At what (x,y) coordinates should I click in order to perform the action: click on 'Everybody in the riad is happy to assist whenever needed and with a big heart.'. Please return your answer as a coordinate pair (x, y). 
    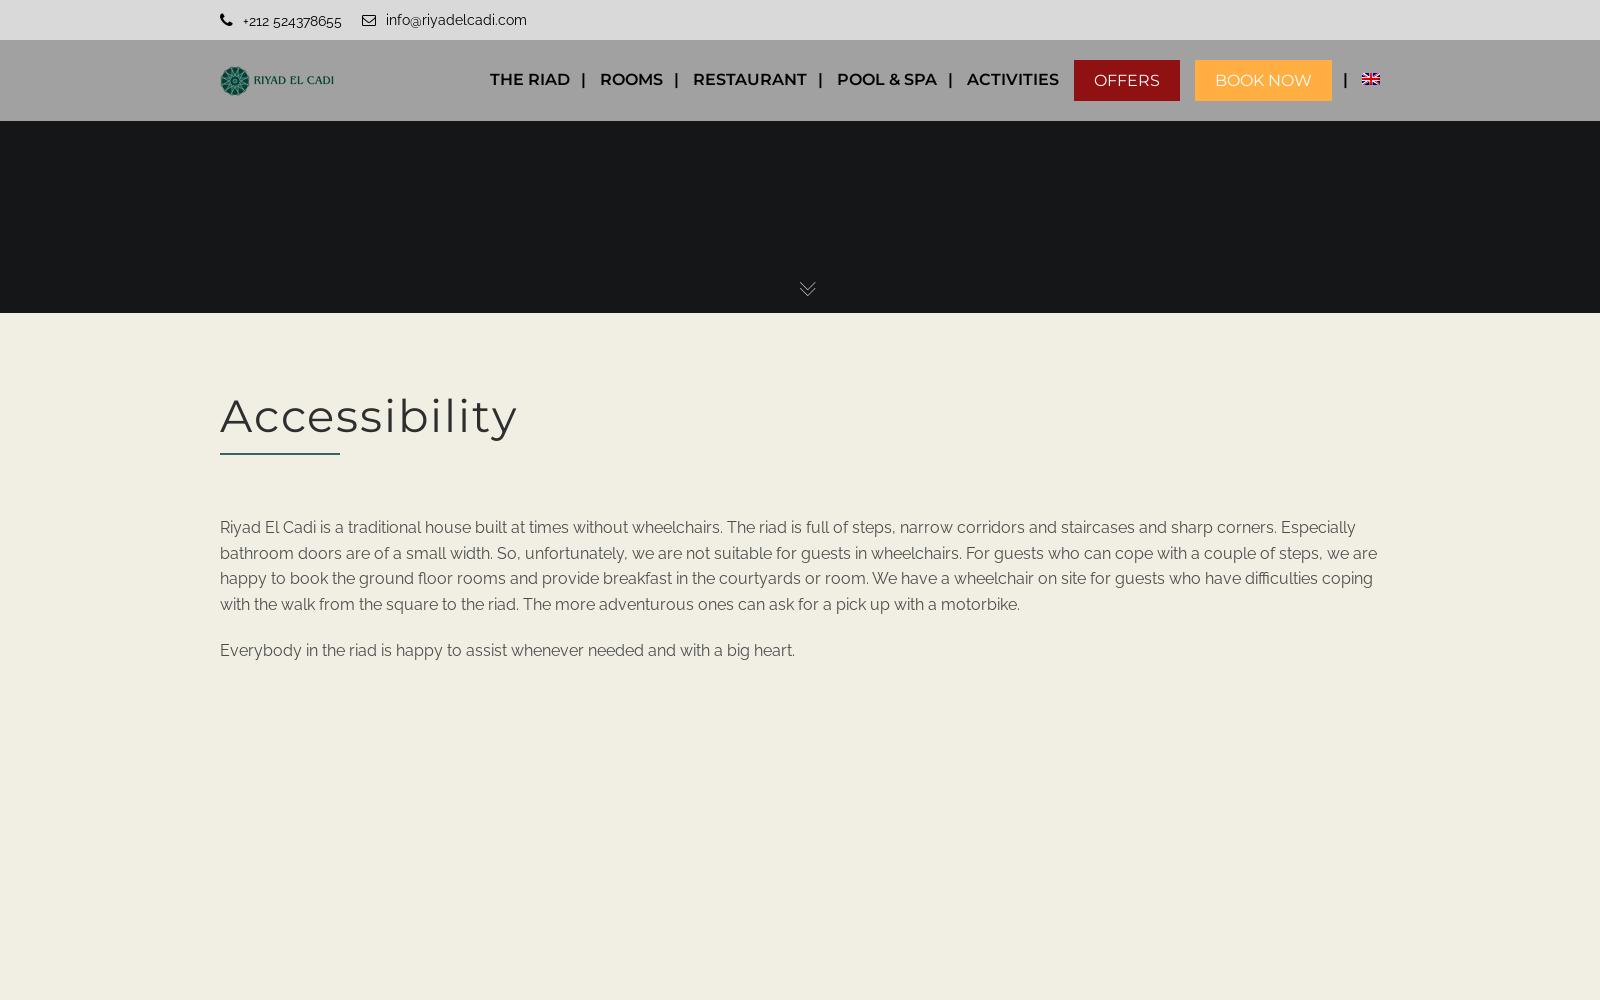
    Looking at the image, I should click on (506, 649).